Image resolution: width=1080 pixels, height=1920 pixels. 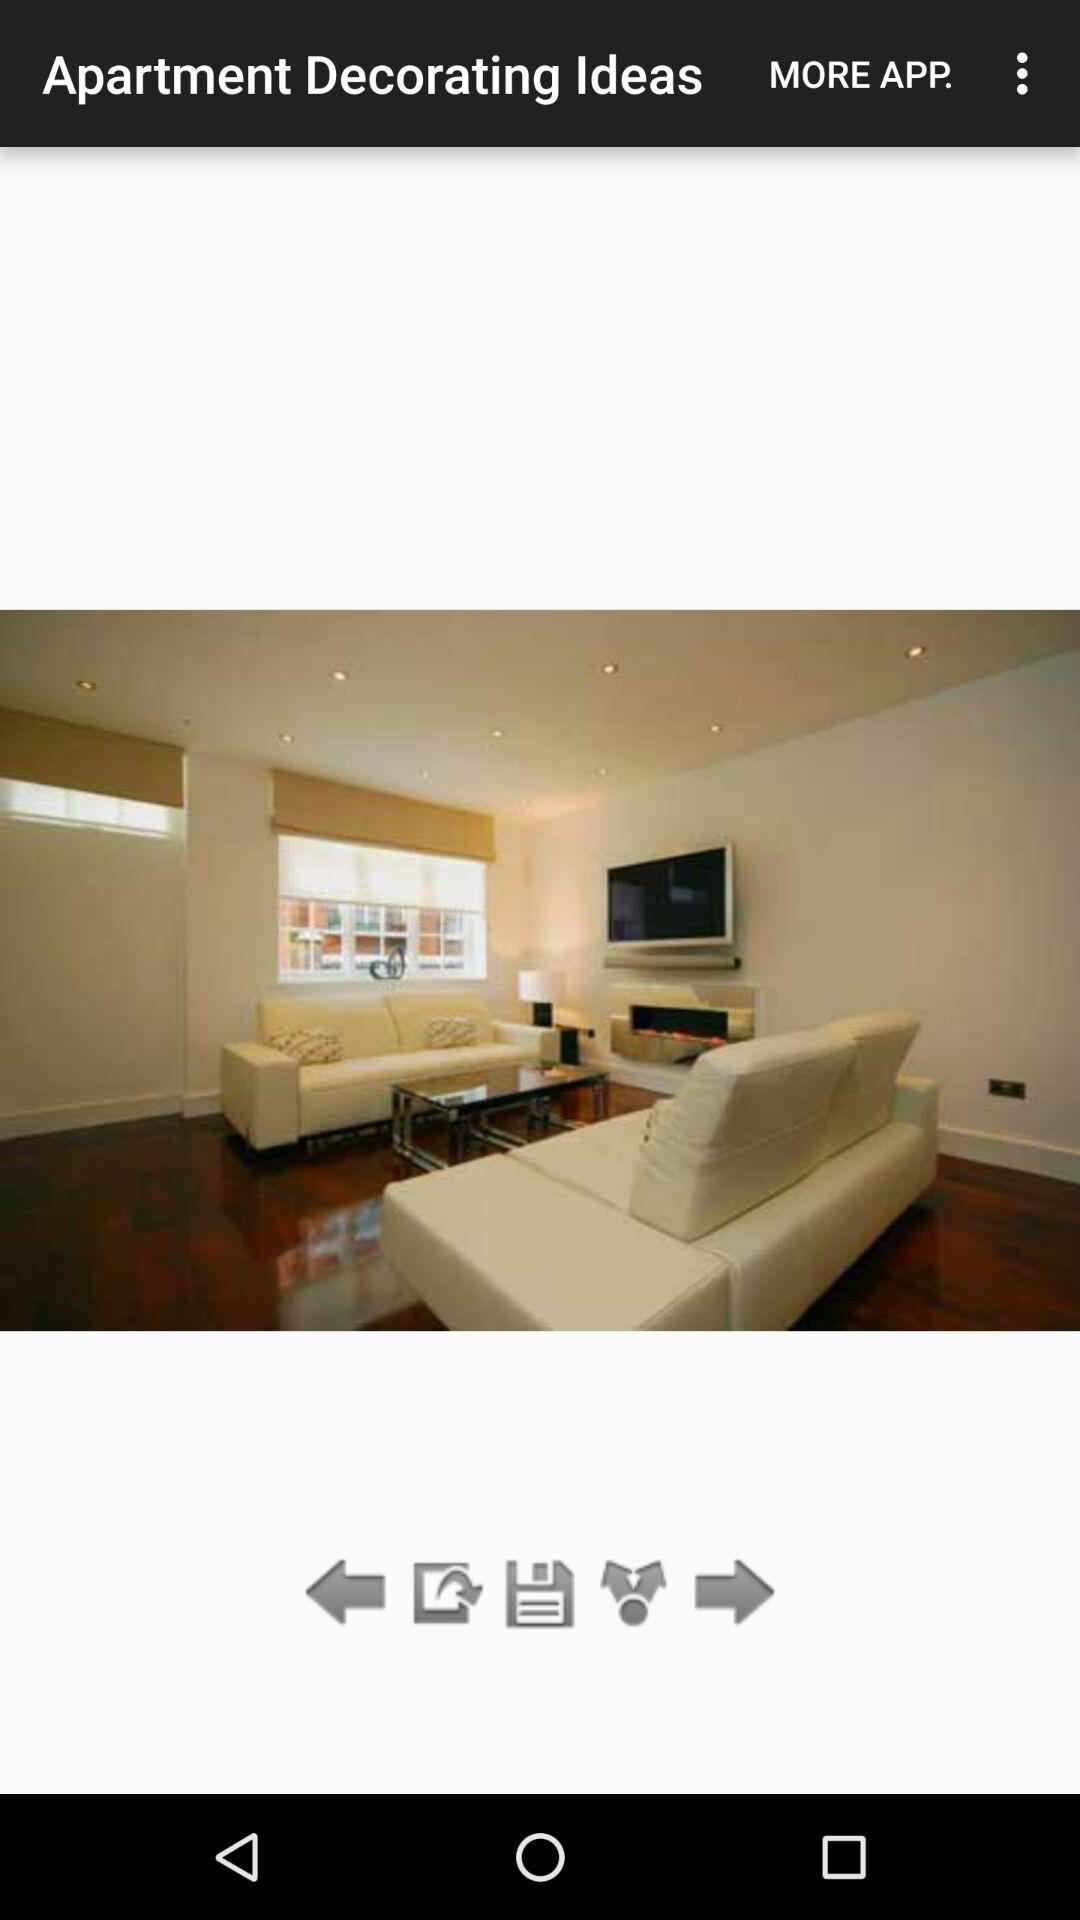 What do you see at coordinates (444, 1593) in the screenshot?
I see `the item below the apartment decorating ideas icon` at bounding box center [444, 1593].